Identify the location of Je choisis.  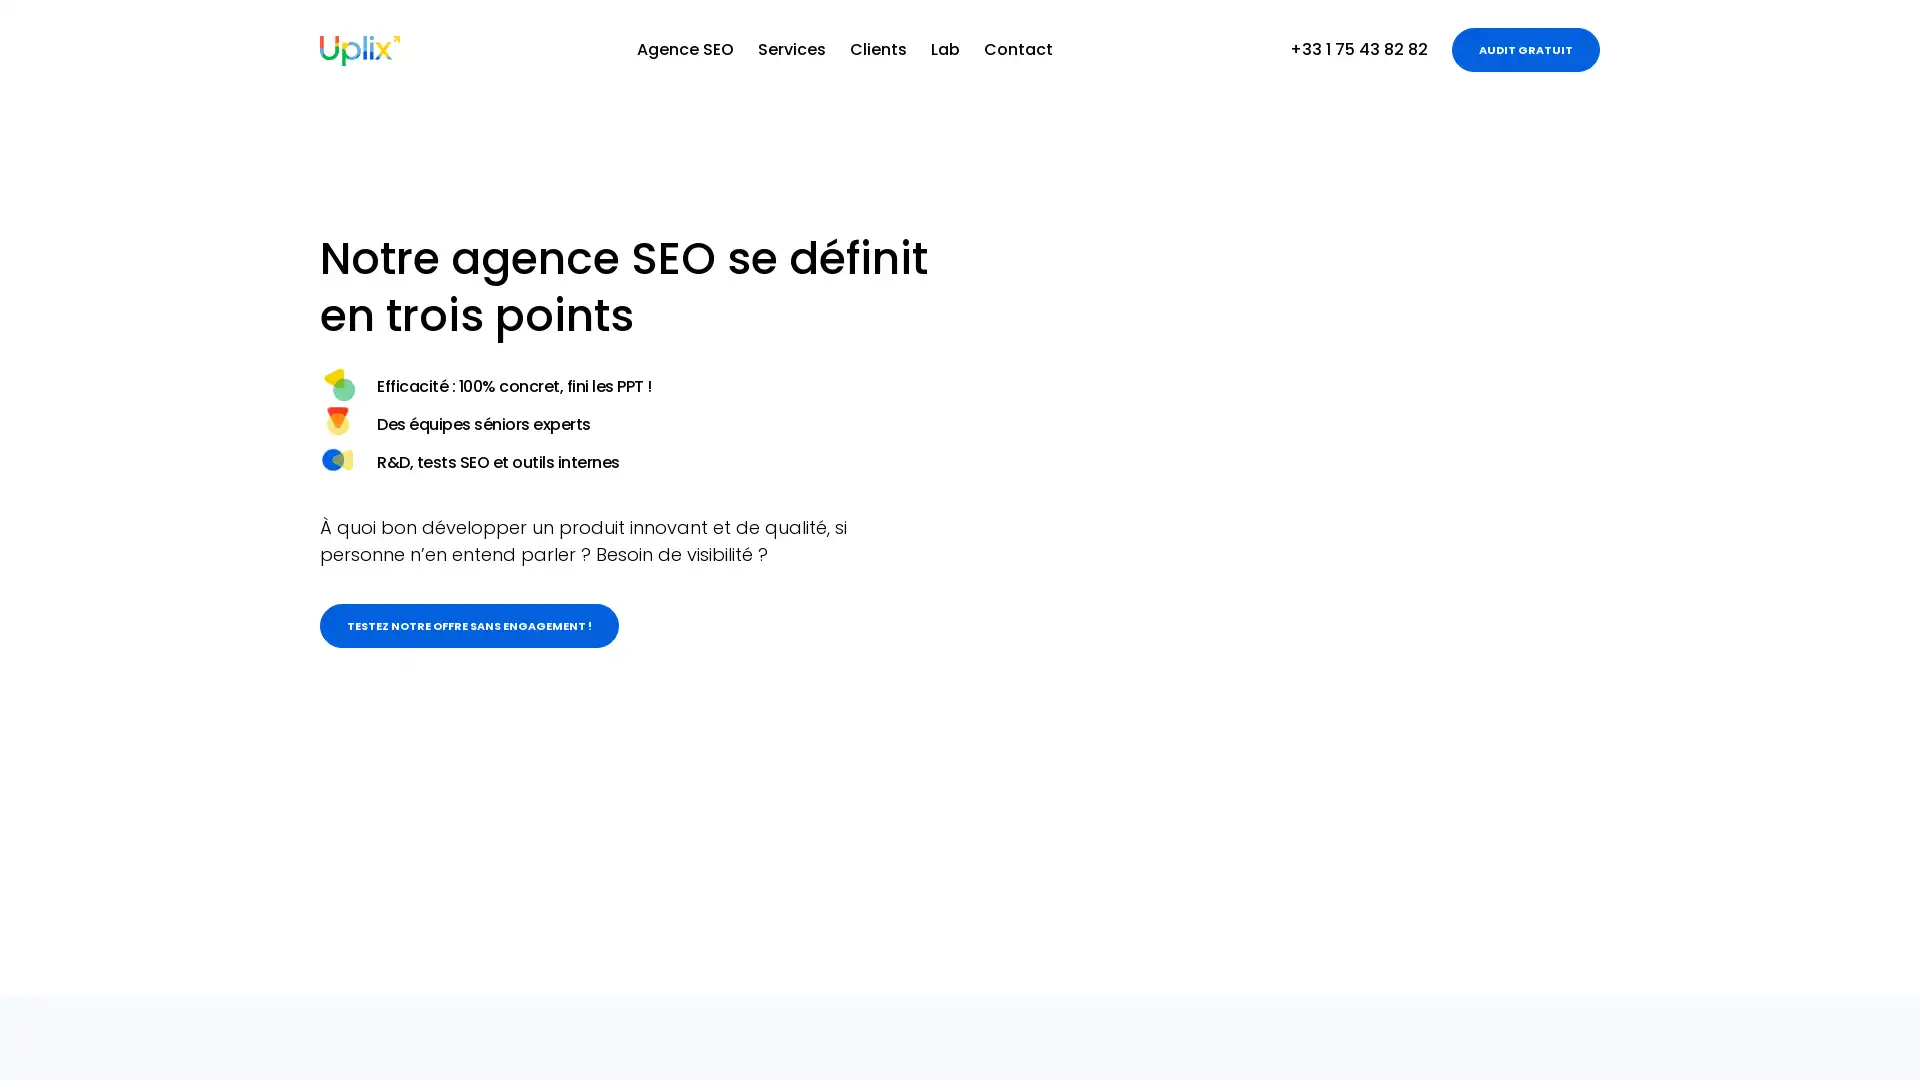
(1688, 978).